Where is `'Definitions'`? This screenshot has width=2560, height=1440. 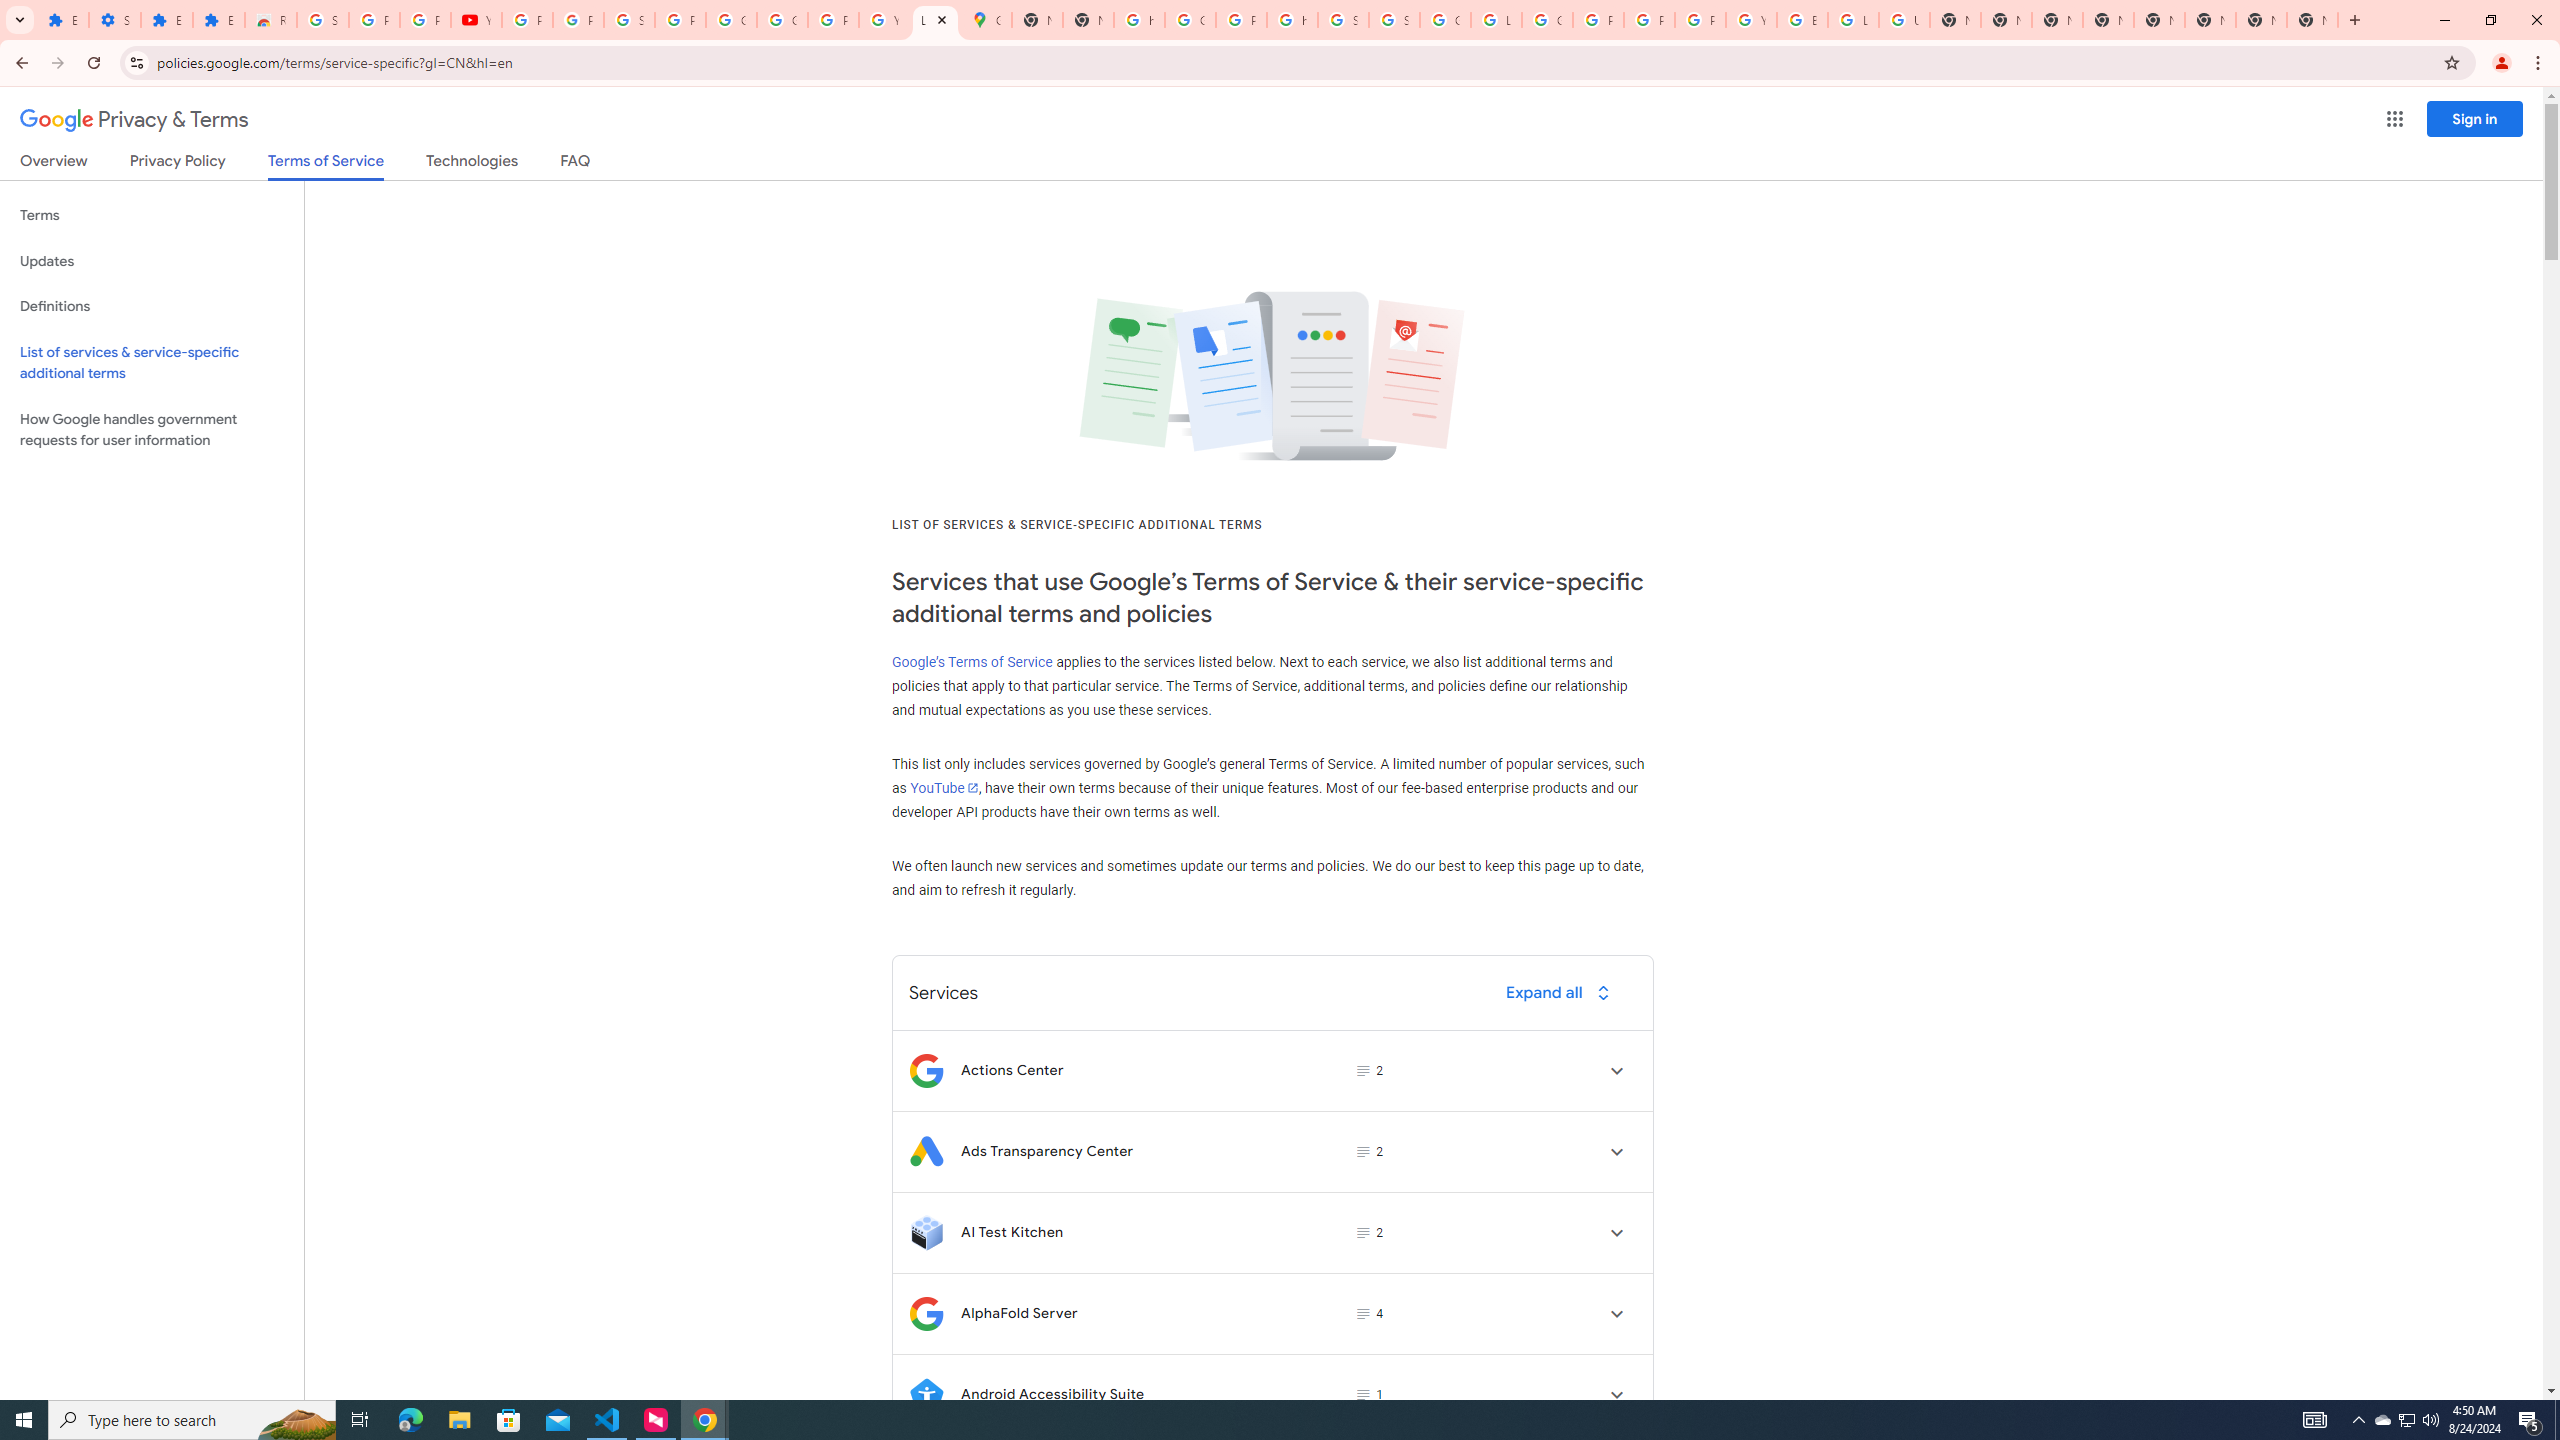 'Definitions' is located at coordinates (151, 306).